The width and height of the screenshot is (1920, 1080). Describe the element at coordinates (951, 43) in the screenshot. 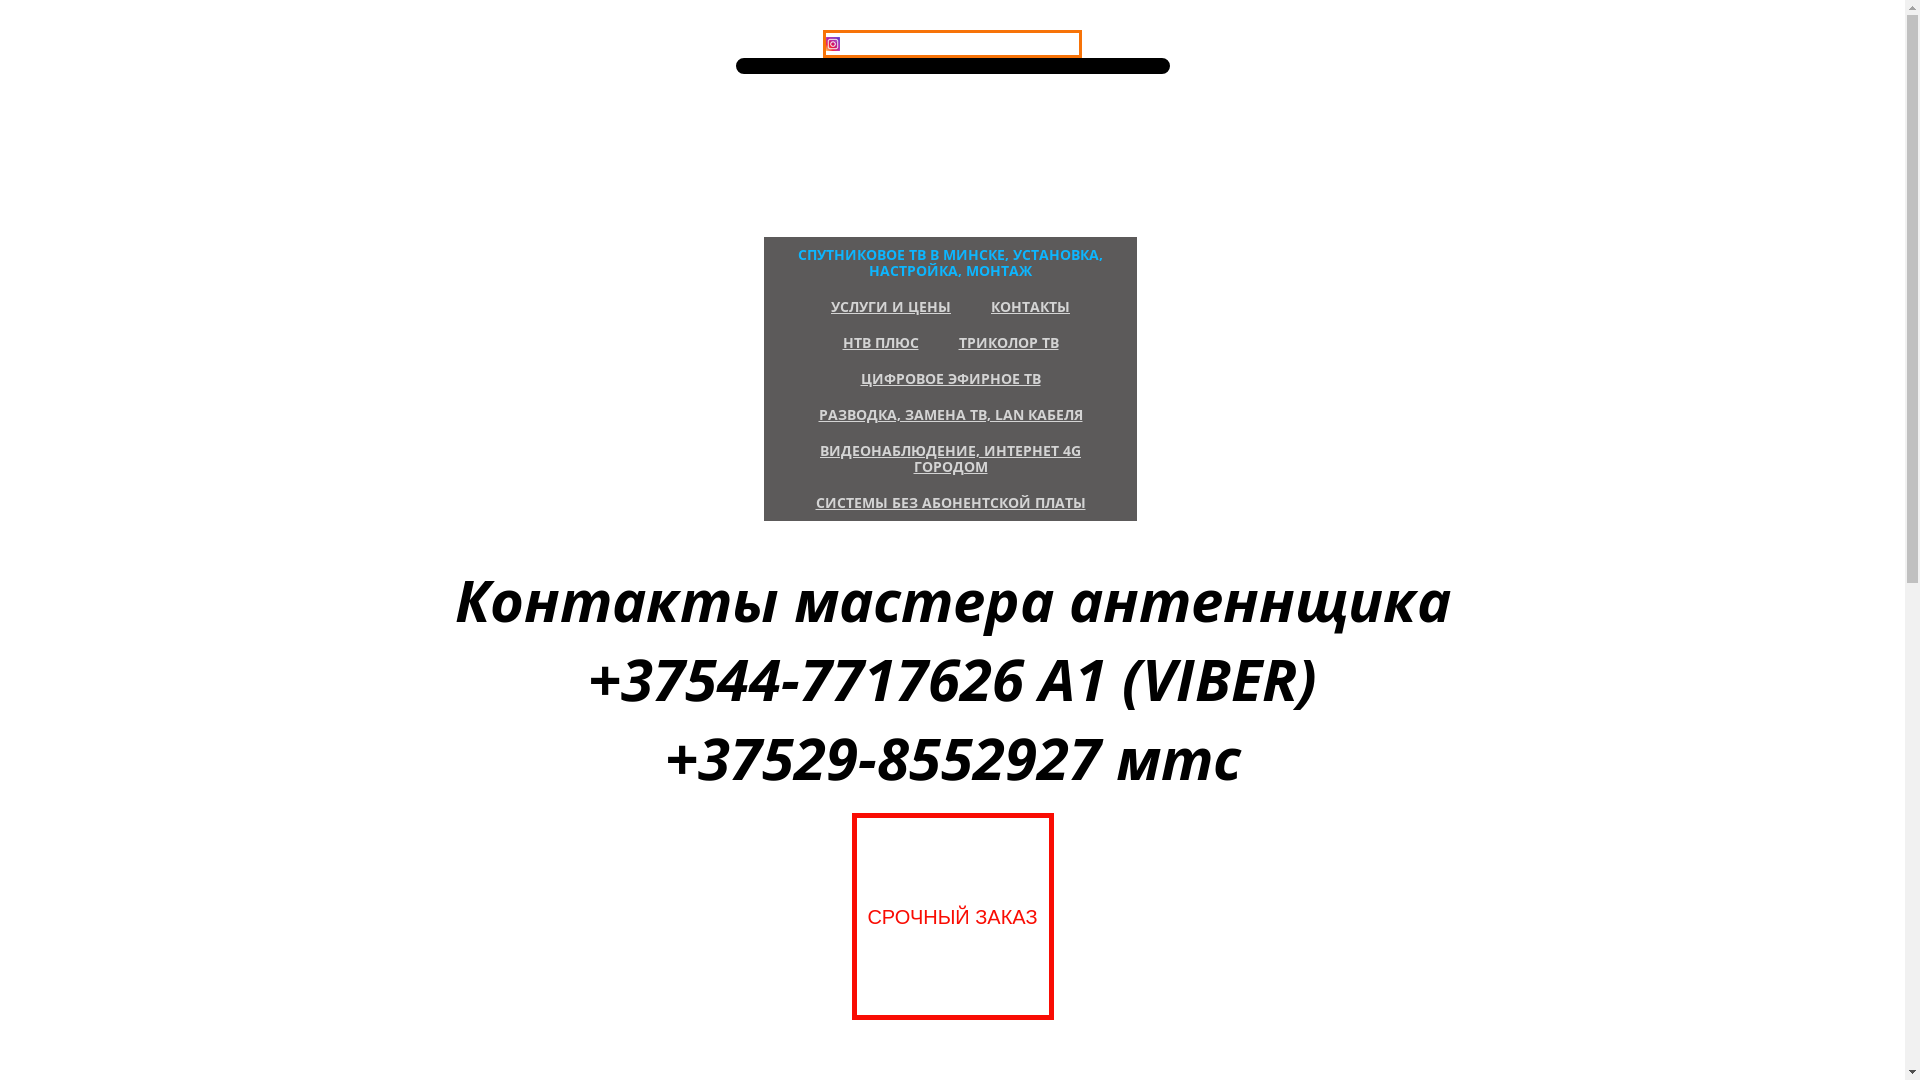

I see `'INSTAGRAM'` at that location.